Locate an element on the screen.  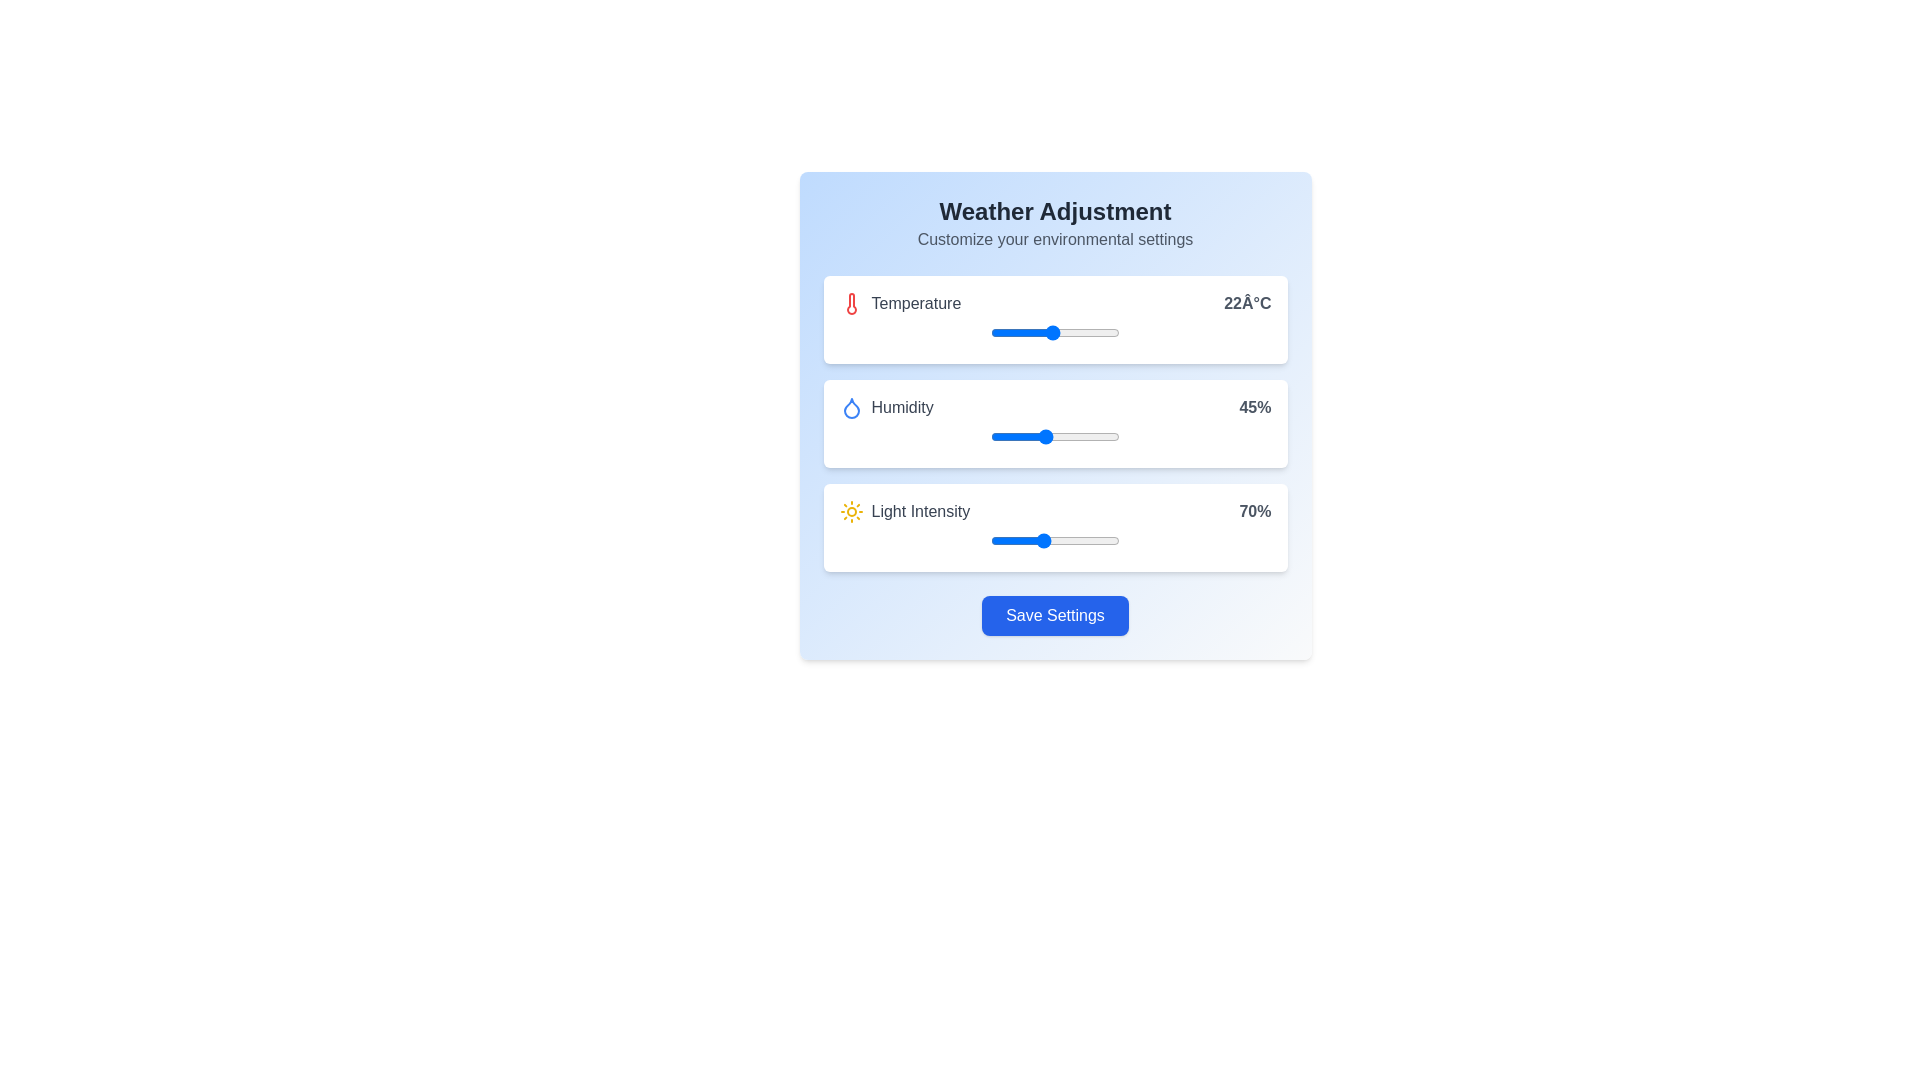
the humidity is located at coordinates (1021, 435).